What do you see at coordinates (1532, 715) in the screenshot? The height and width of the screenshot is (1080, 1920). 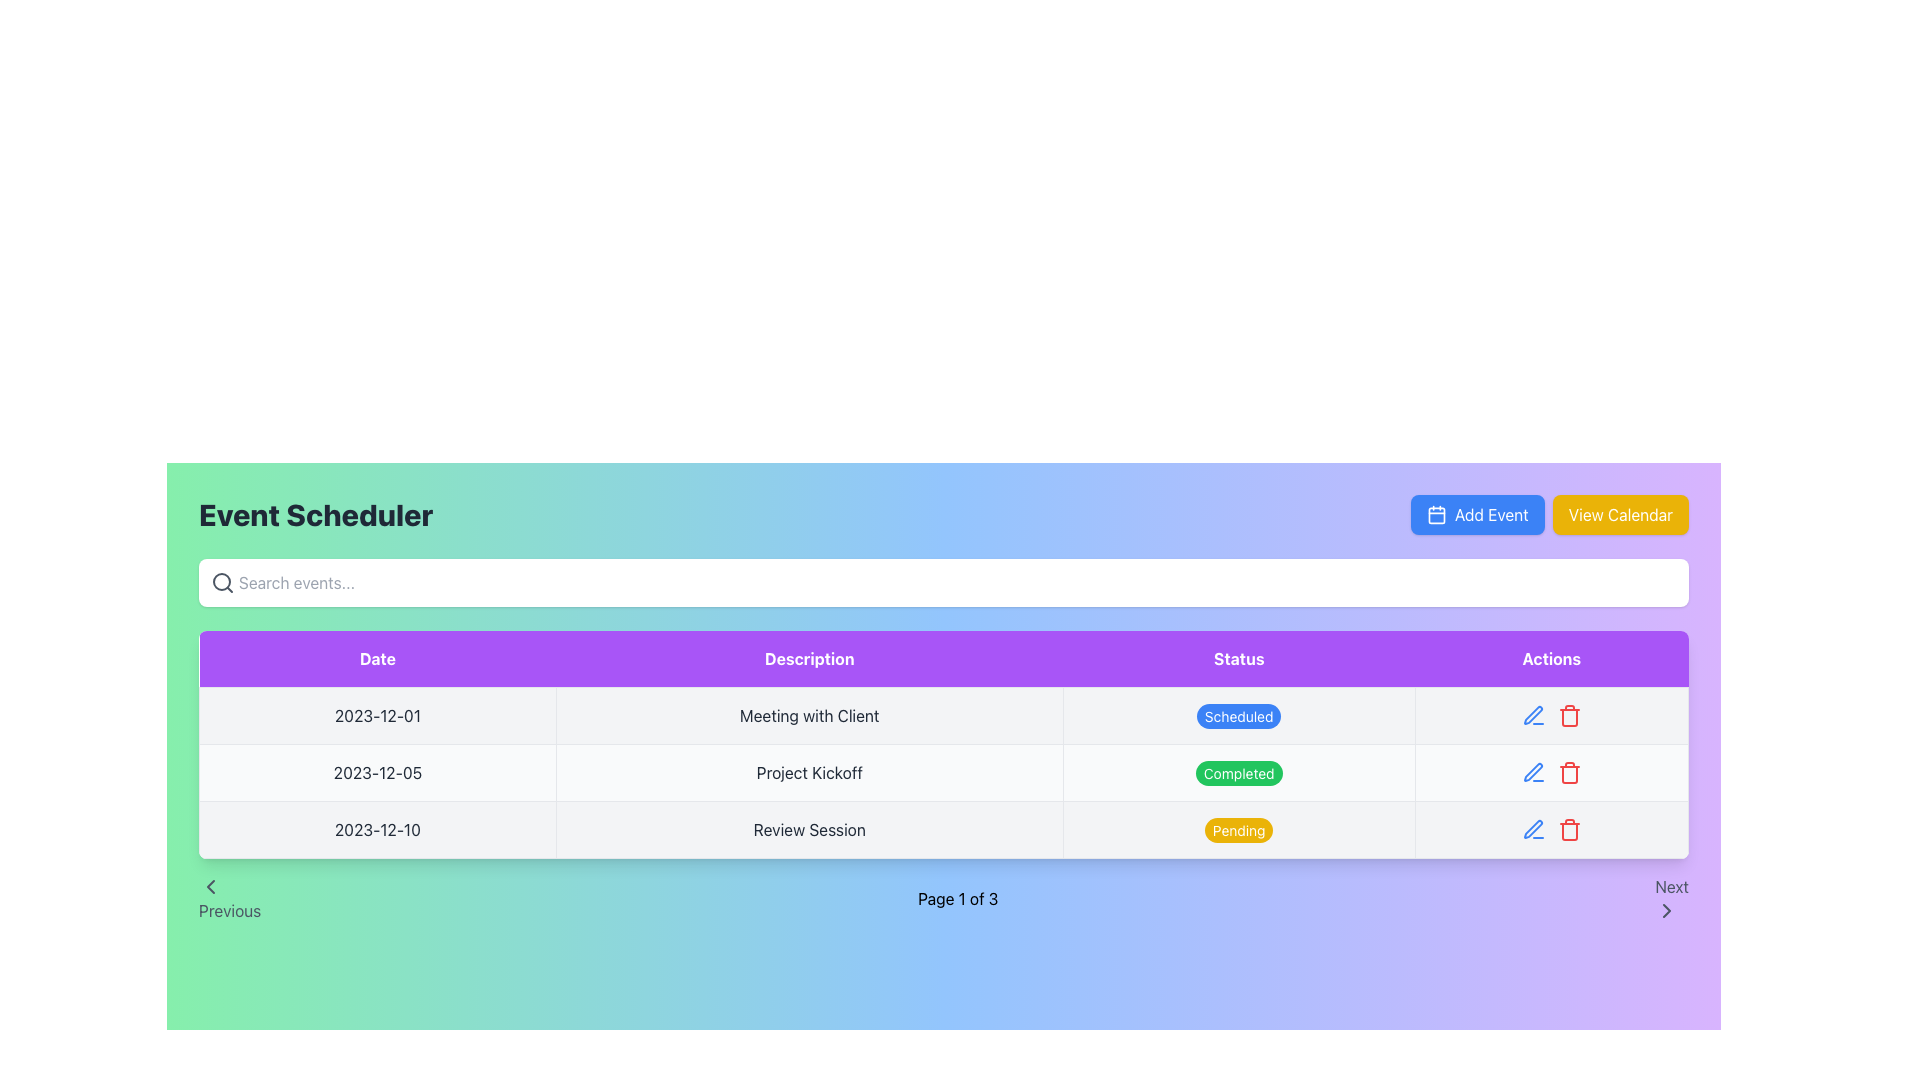 I see `the blue pen-shaped icon with a stroke through it located in the 'Actions' column of the third row of the table` at bounding box center [1532, 715].